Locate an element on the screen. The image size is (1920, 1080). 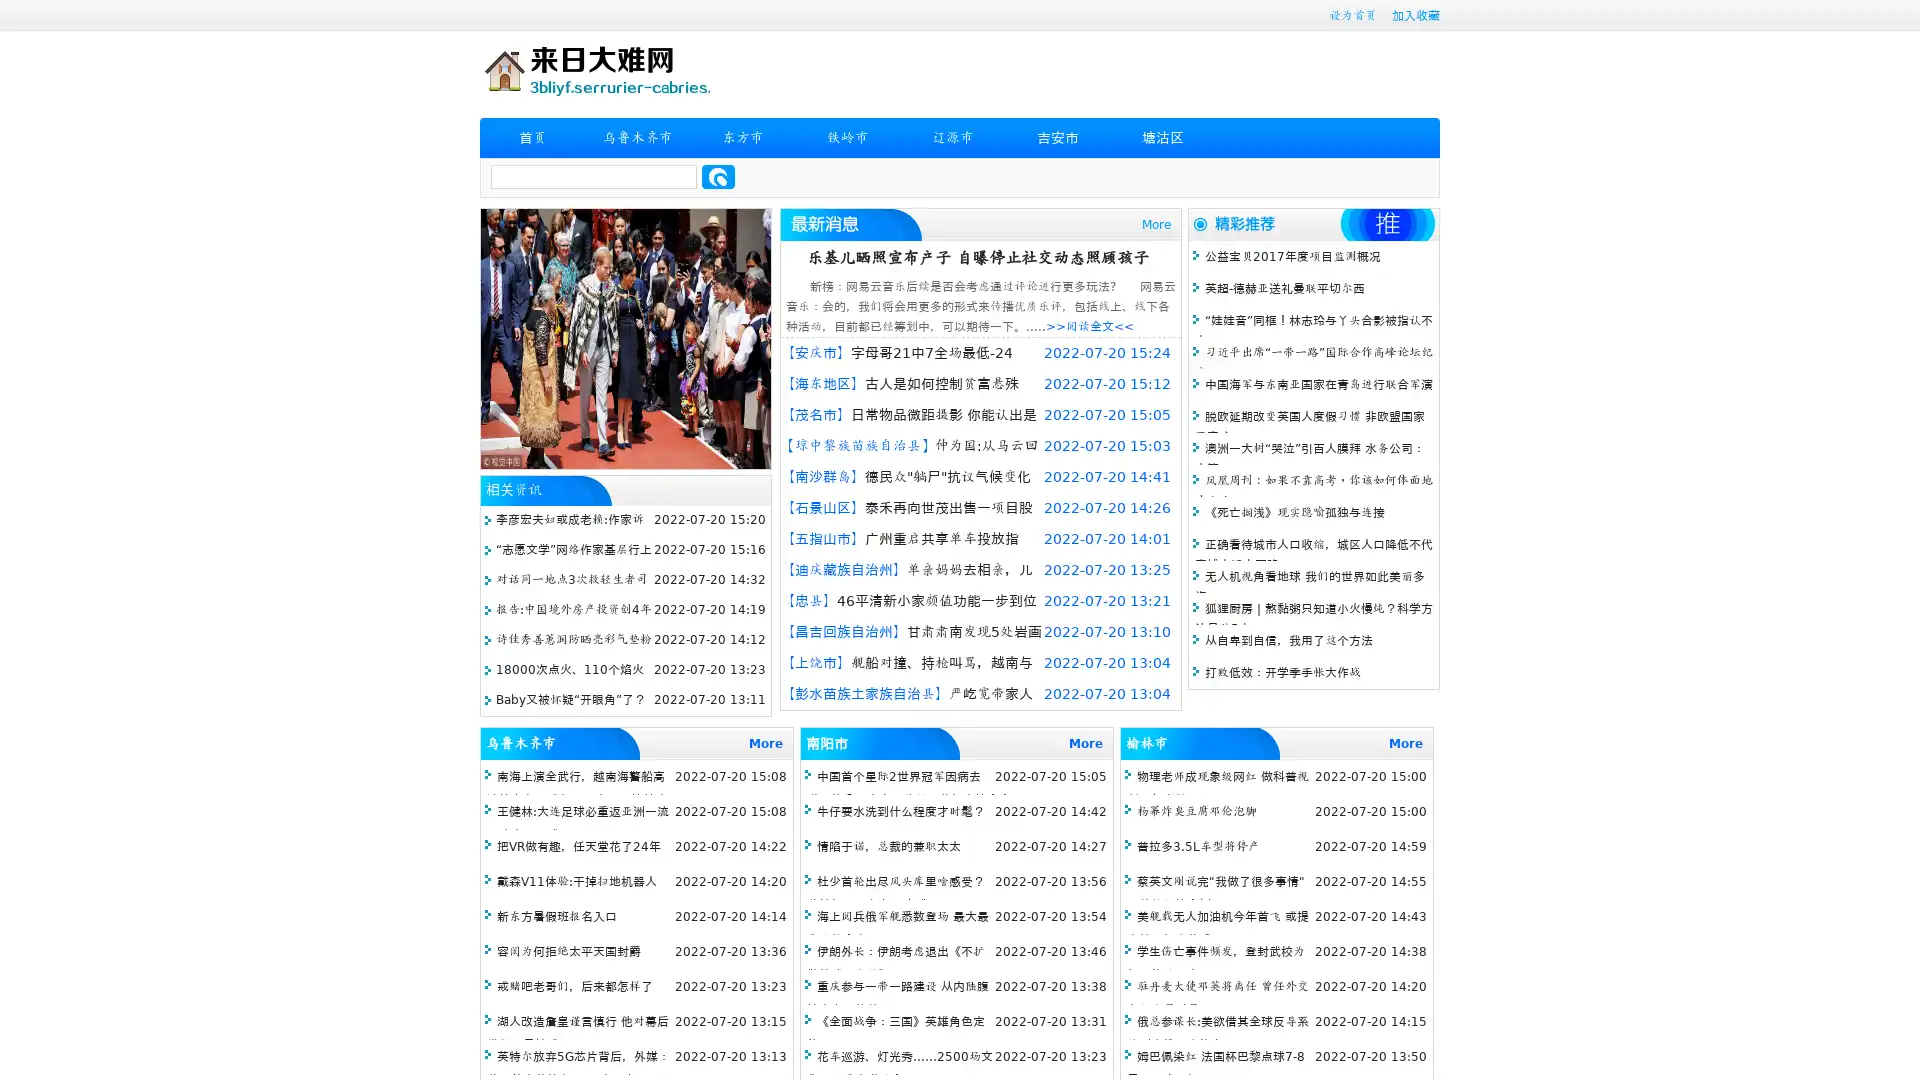
Search is located at coordinates (718, 176).